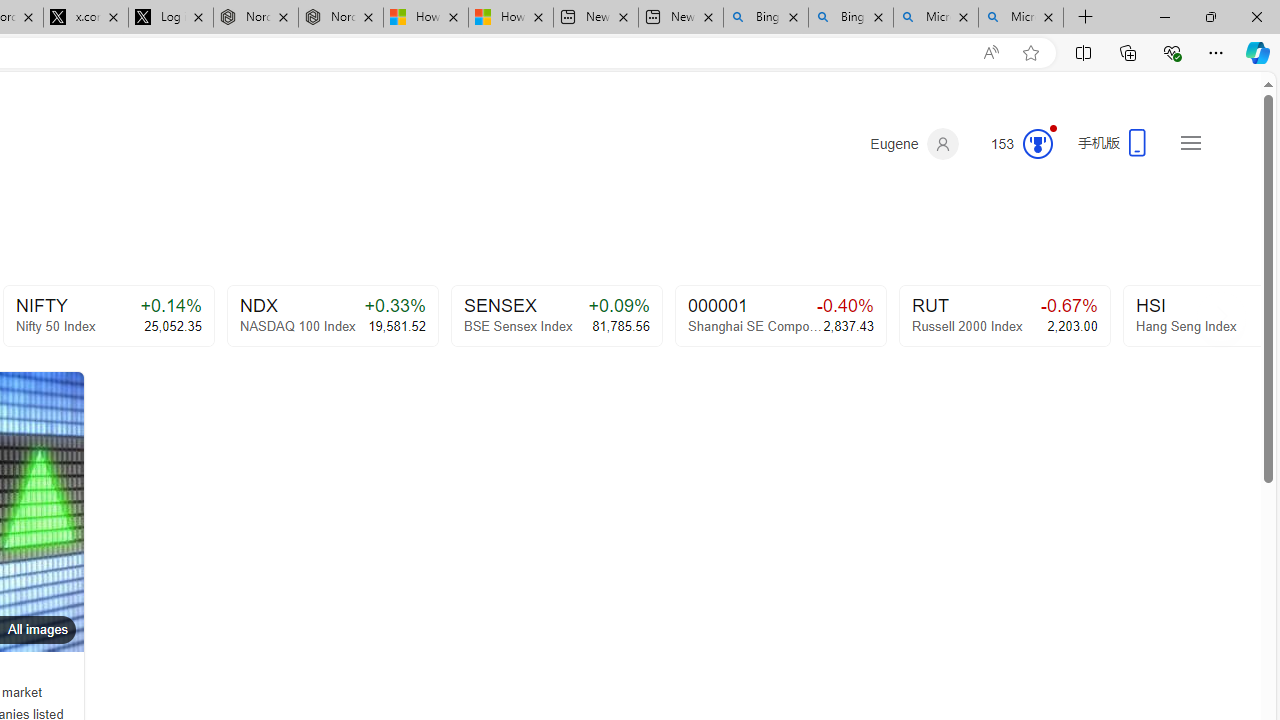 The width and height of the screenshot is (1280, 720). I want to click on 'NDX+0.33%NASDAQ 100 Index19,581.52', so click(332, 315).